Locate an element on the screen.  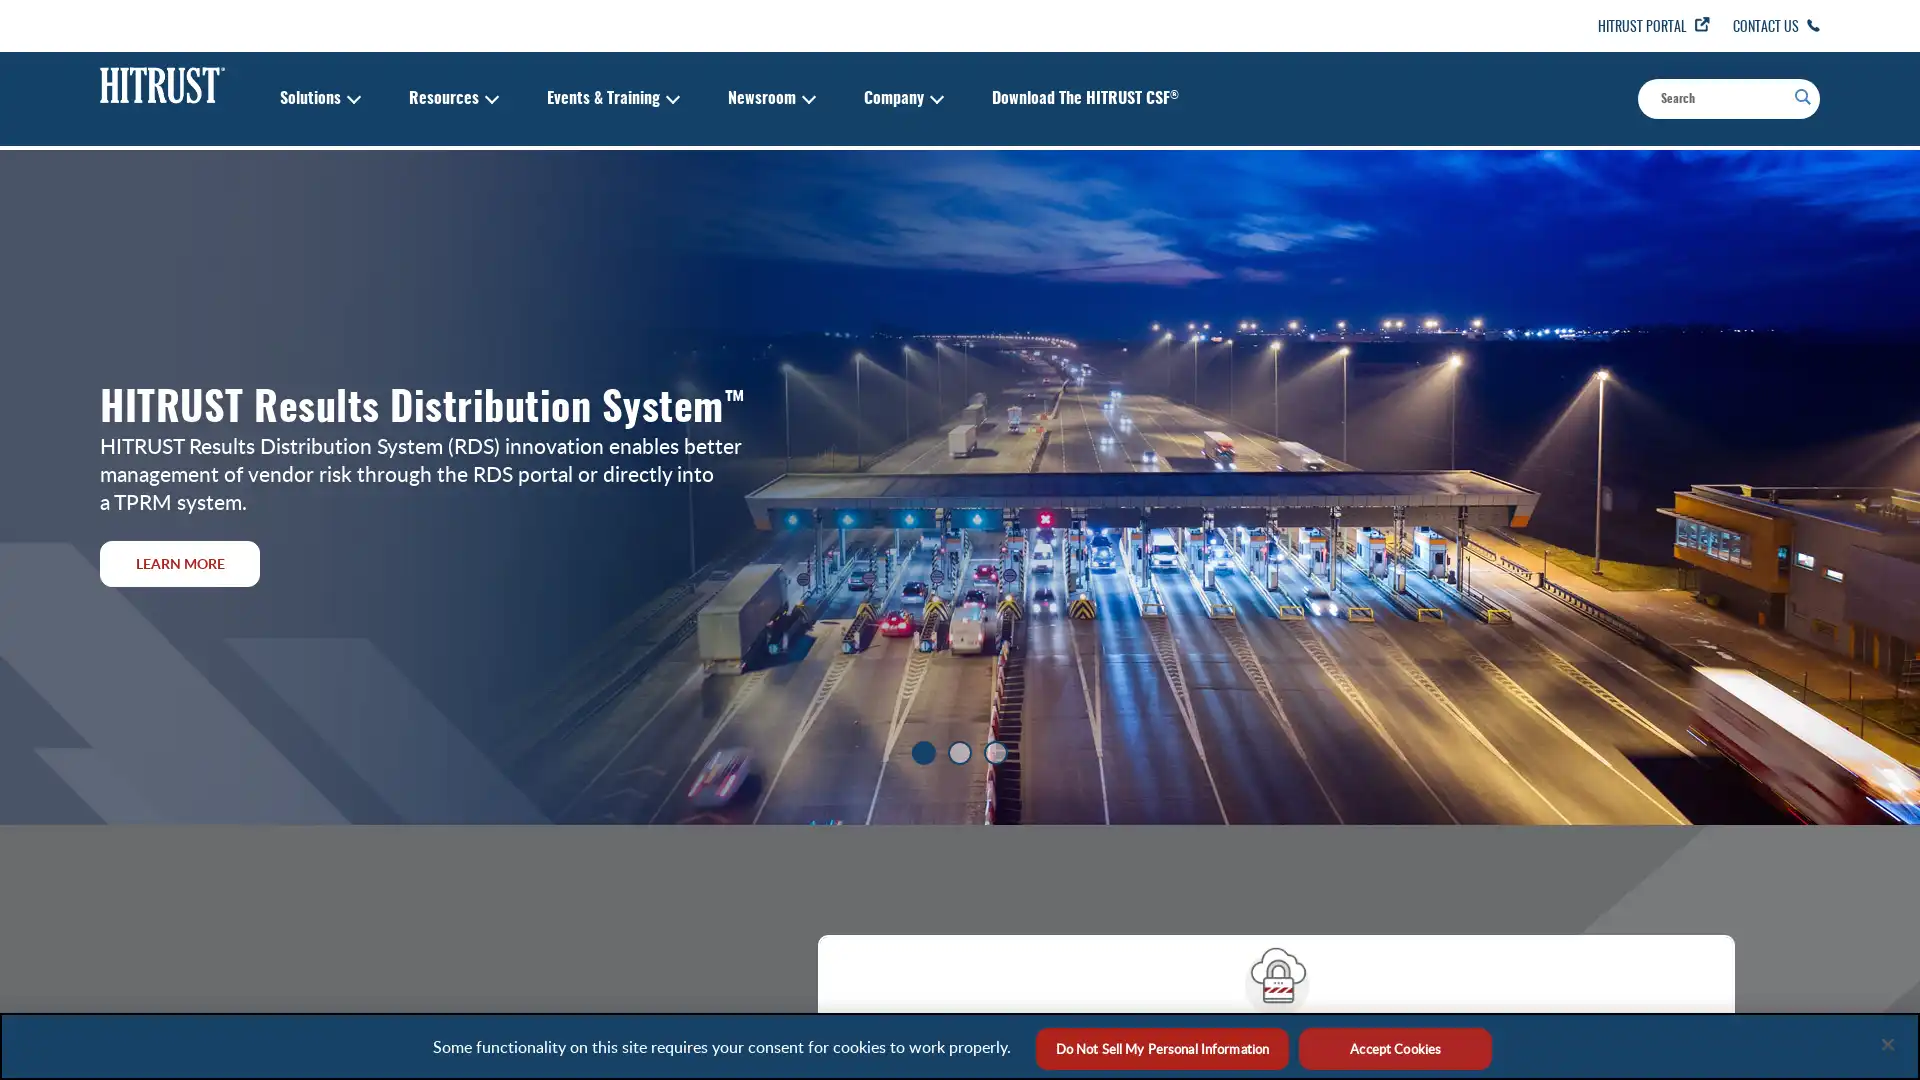
Do Not Sell My Personal Information is located at coordinates (1161, 1048).